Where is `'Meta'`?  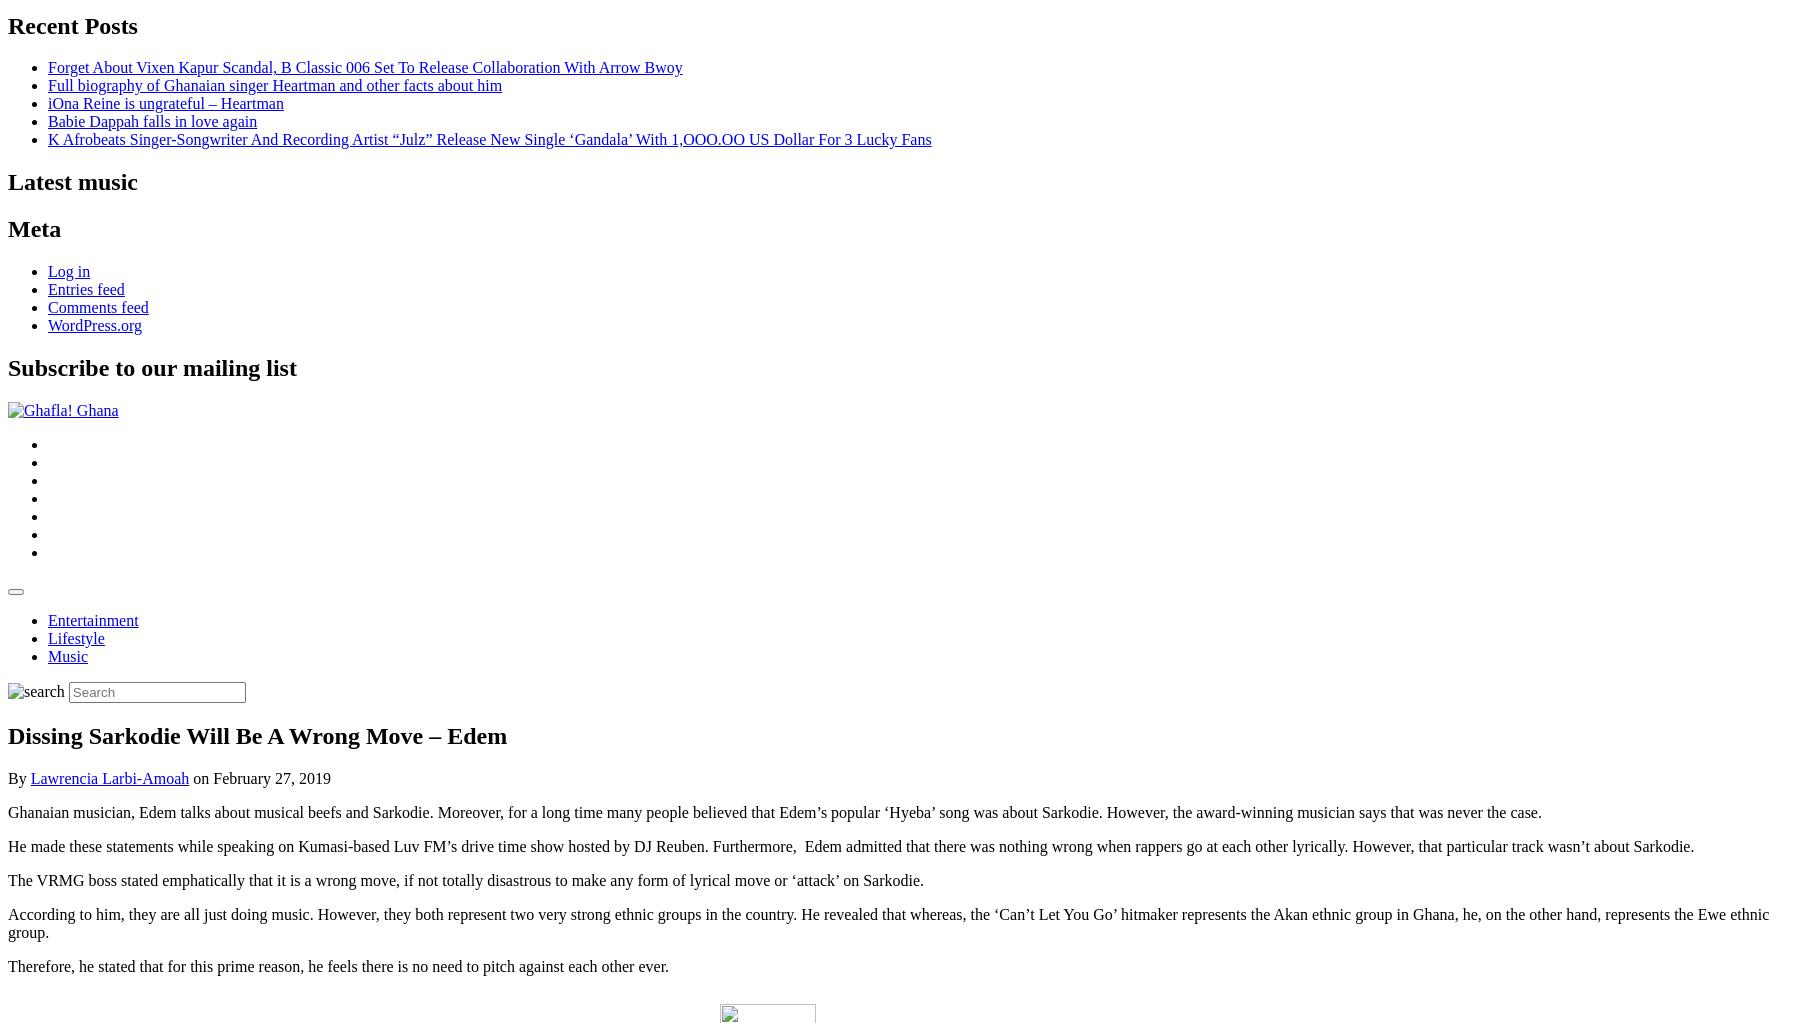
'Meta' is located at coordinates (6, 228).